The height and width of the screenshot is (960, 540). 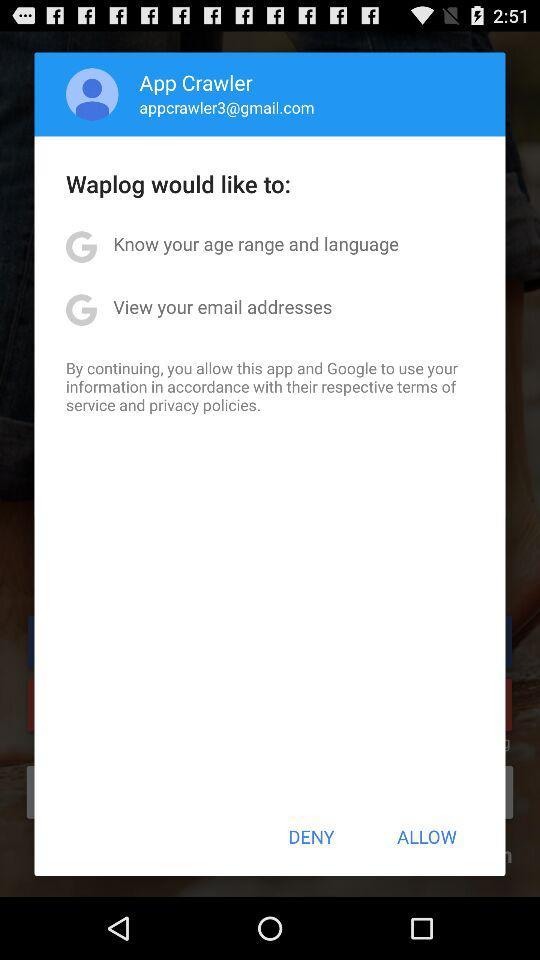 What do you see at coordinates (226, 107) in the screenshot?
I see `appcrawler3@gmail.com` at bounding box center [226, 107].